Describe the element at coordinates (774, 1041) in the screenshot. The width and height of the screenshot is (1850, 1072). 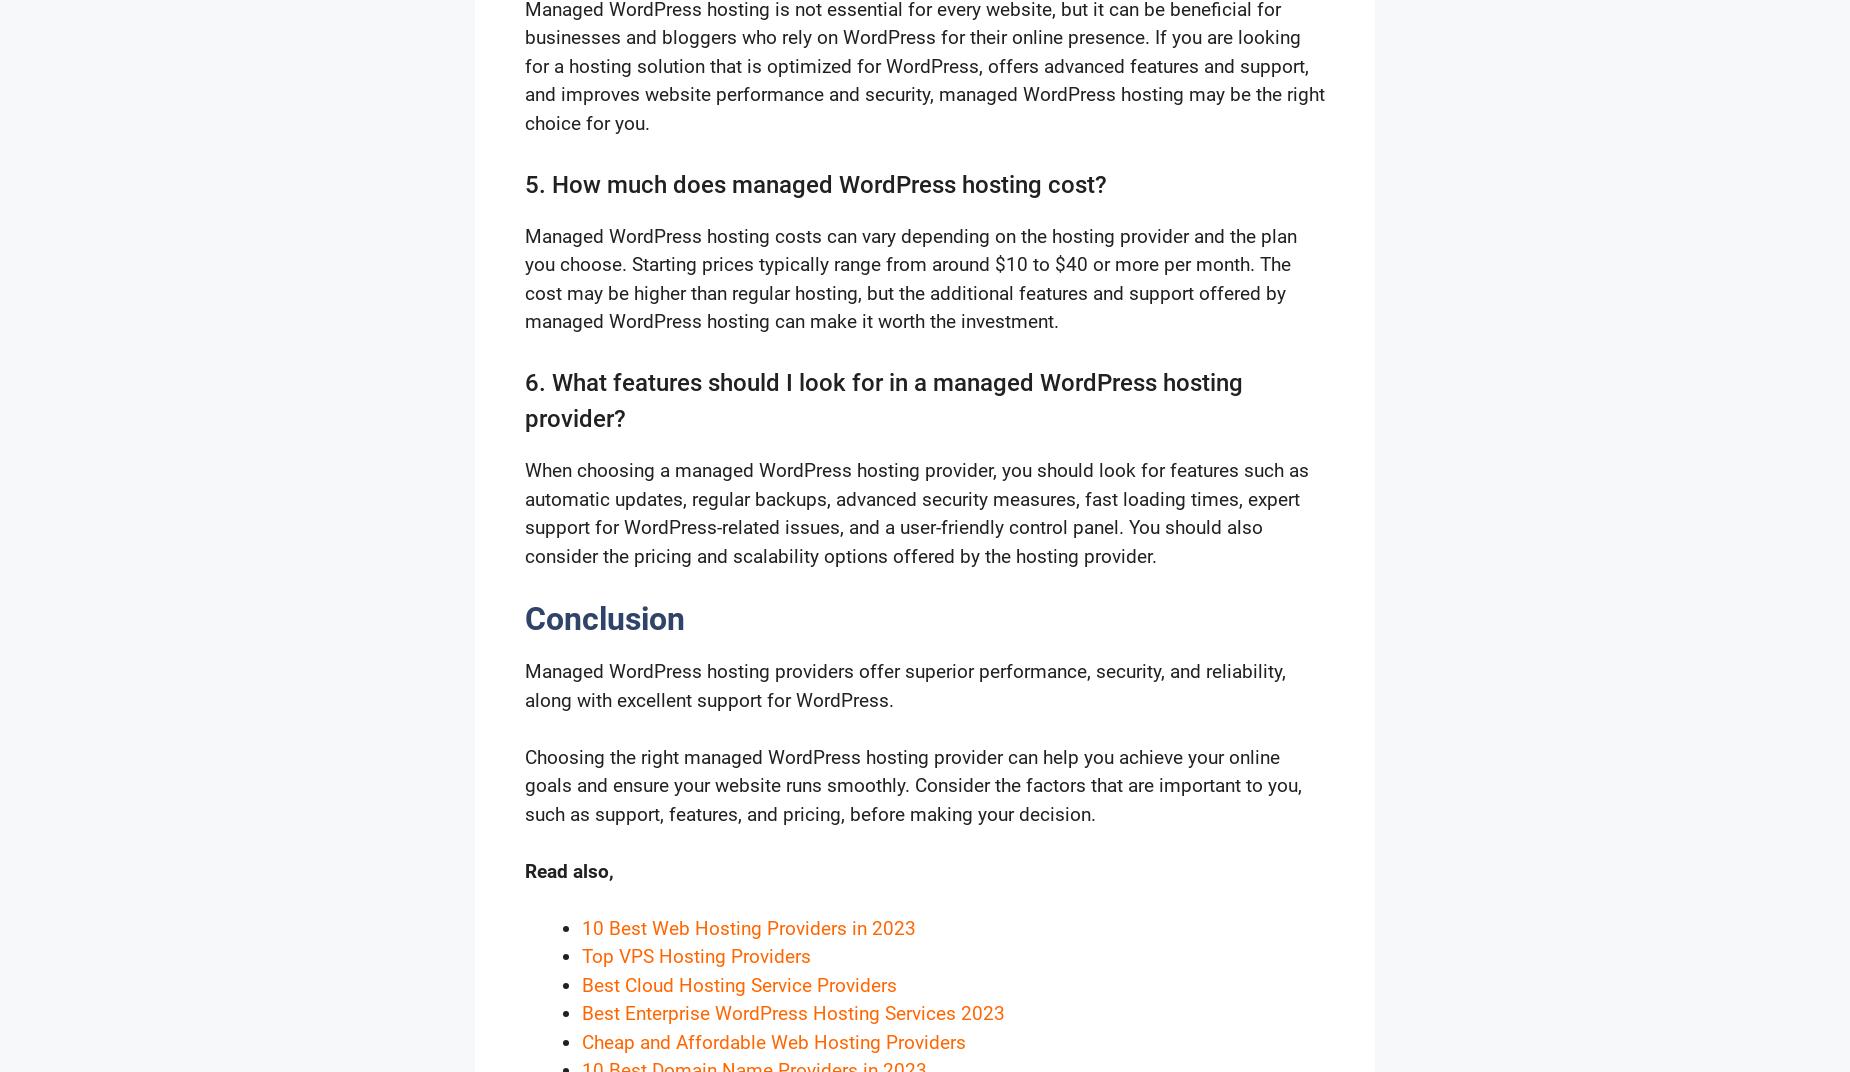
I see `'Cheap and Affordable Web Hosting Providers'` at that location.